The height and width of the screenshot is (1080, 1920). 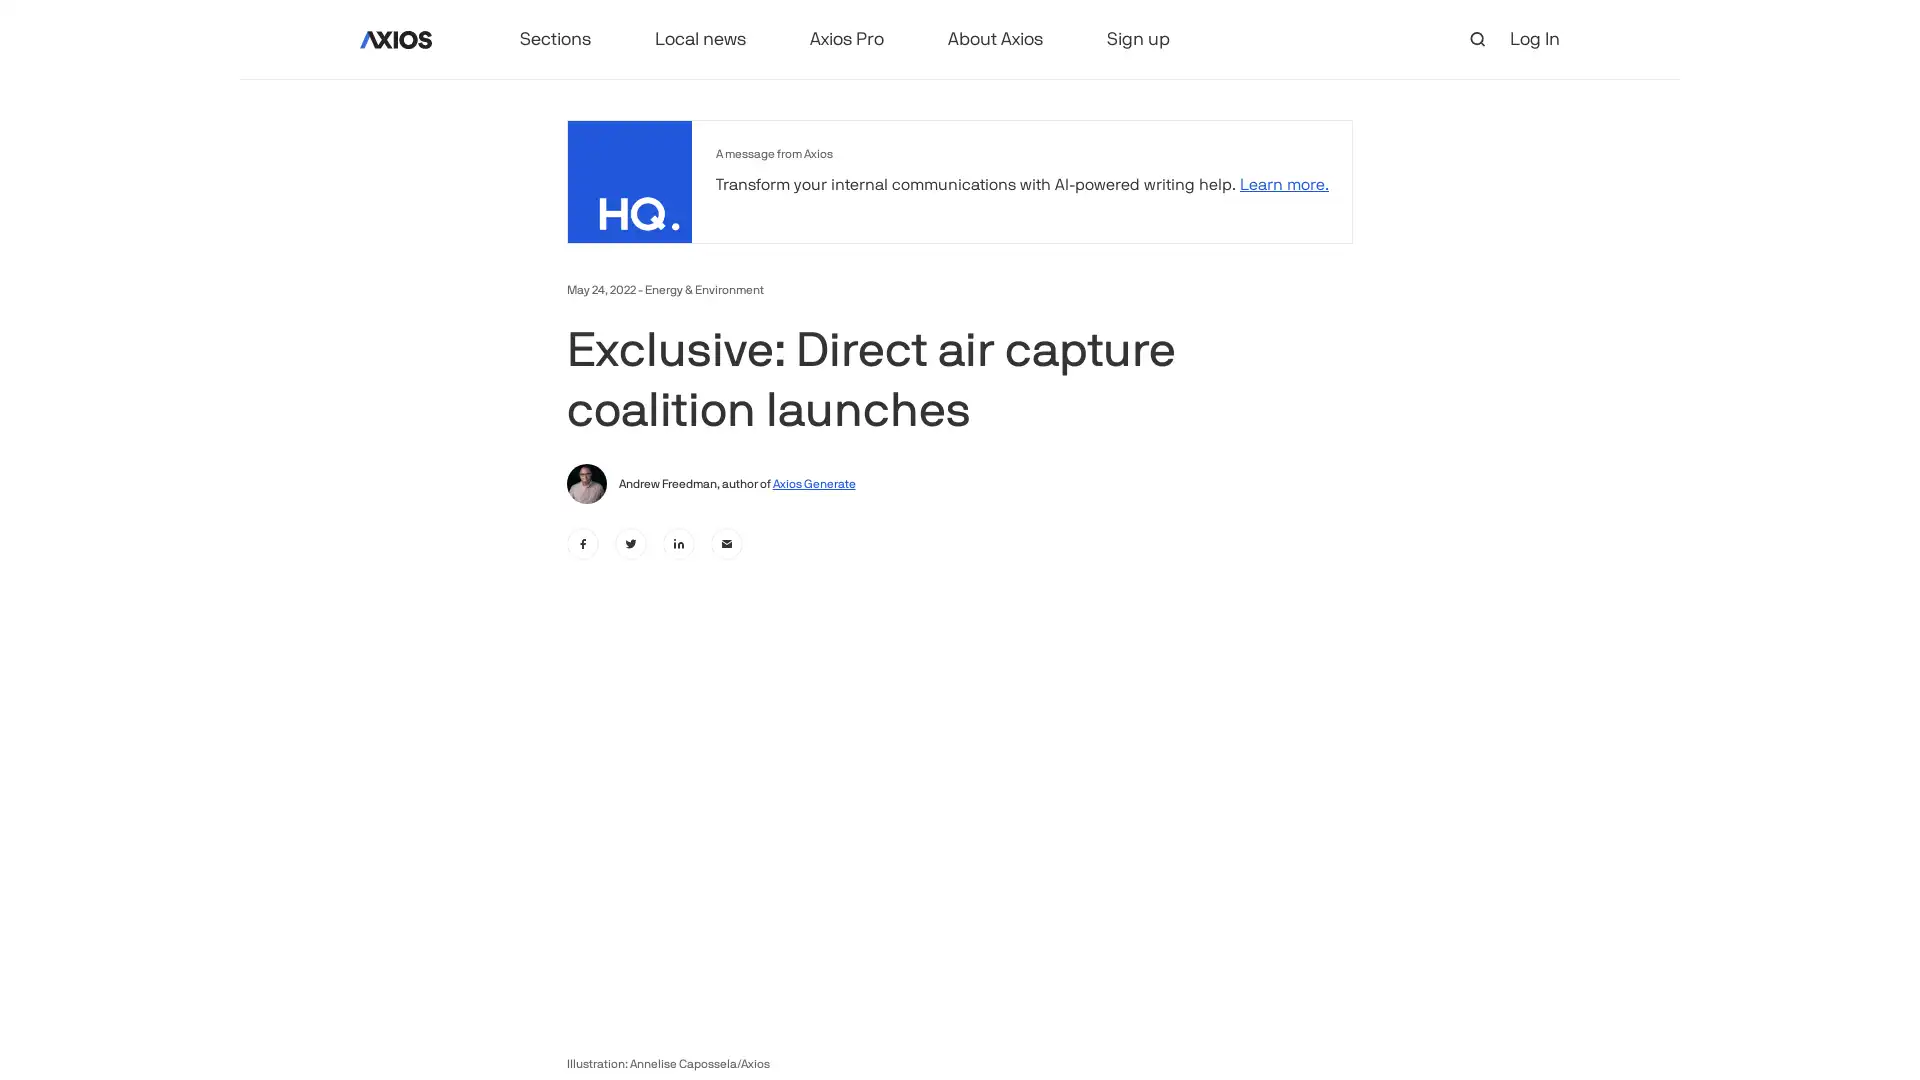 What do you see at coordinates (628, 543) in the screenshot?
I see `twitter` at bounding box center [628, 543].